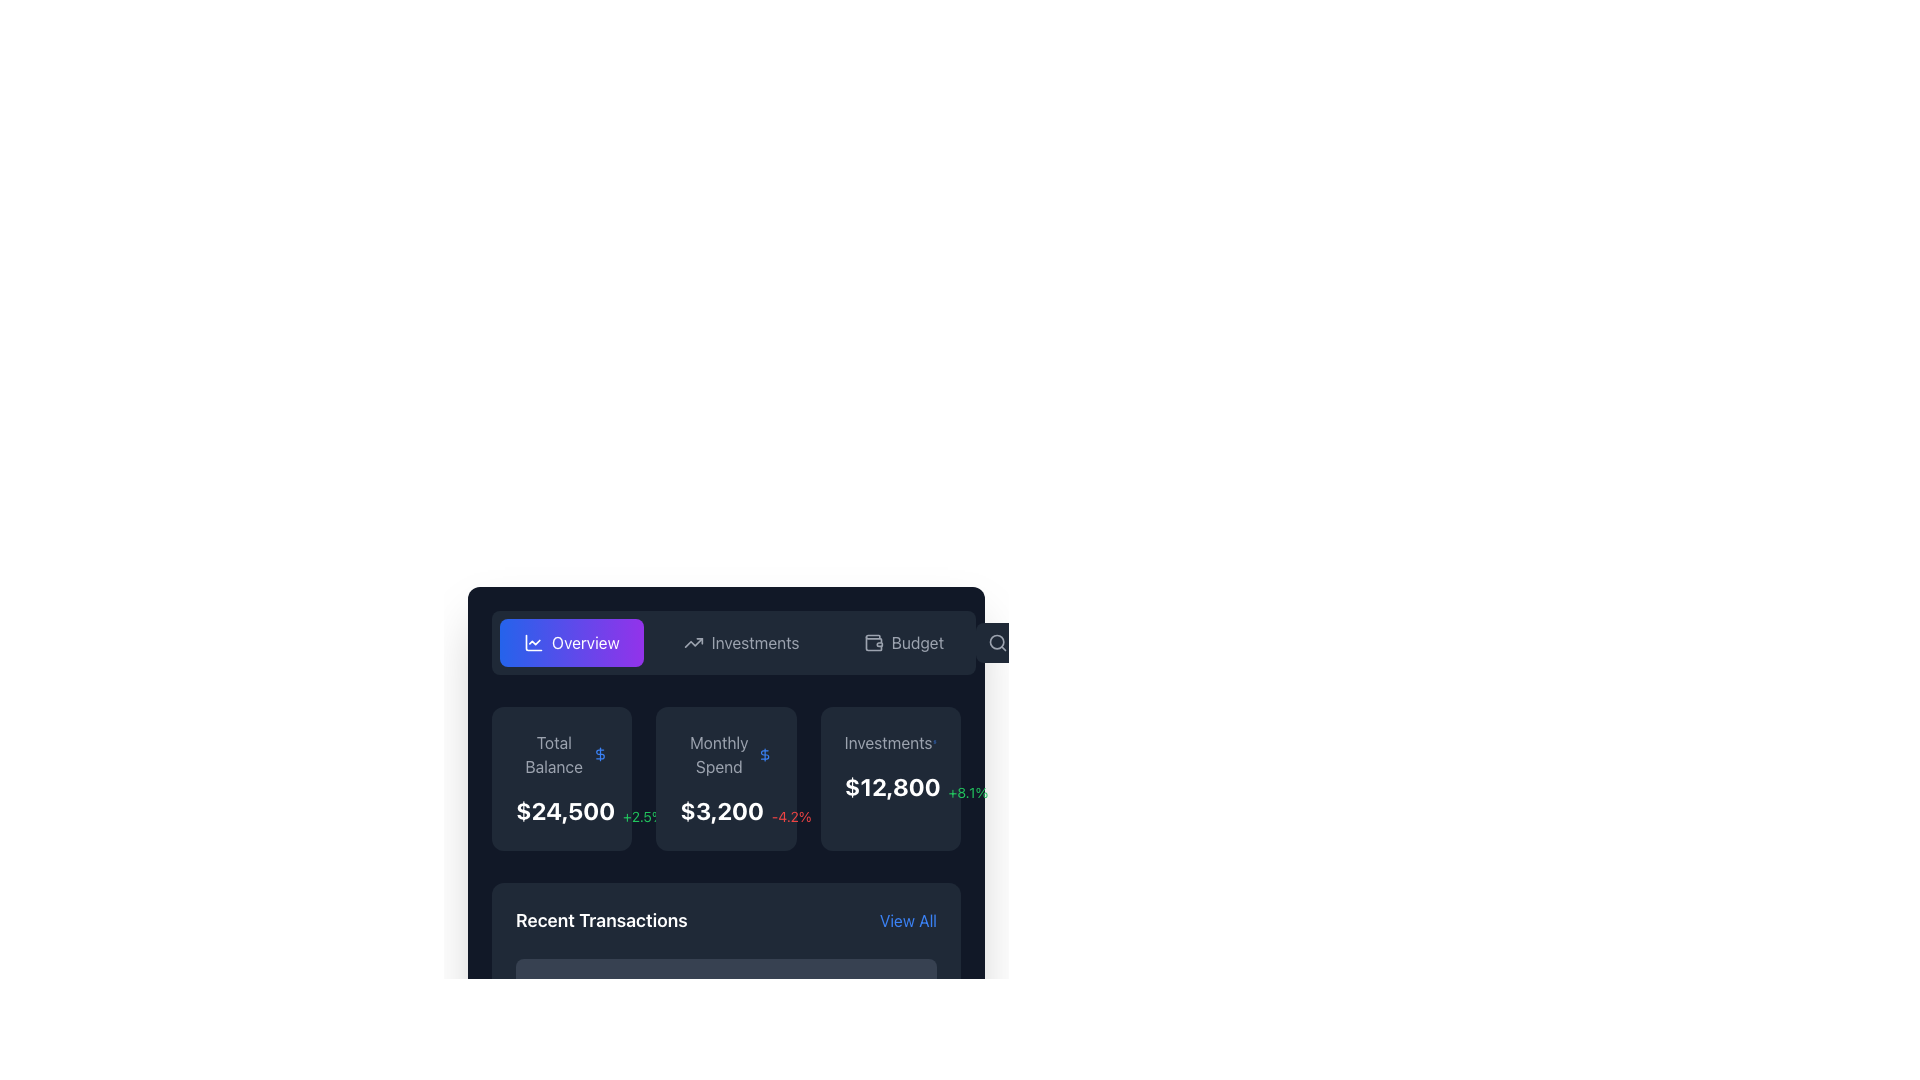 The height and width of the screenshot is (1080, 1920). I want to click on the static text label indicating monthly spending, which is positioned at the top center of the second card in a horizontally aligned group of cards with a dark background, so click(725, 755).